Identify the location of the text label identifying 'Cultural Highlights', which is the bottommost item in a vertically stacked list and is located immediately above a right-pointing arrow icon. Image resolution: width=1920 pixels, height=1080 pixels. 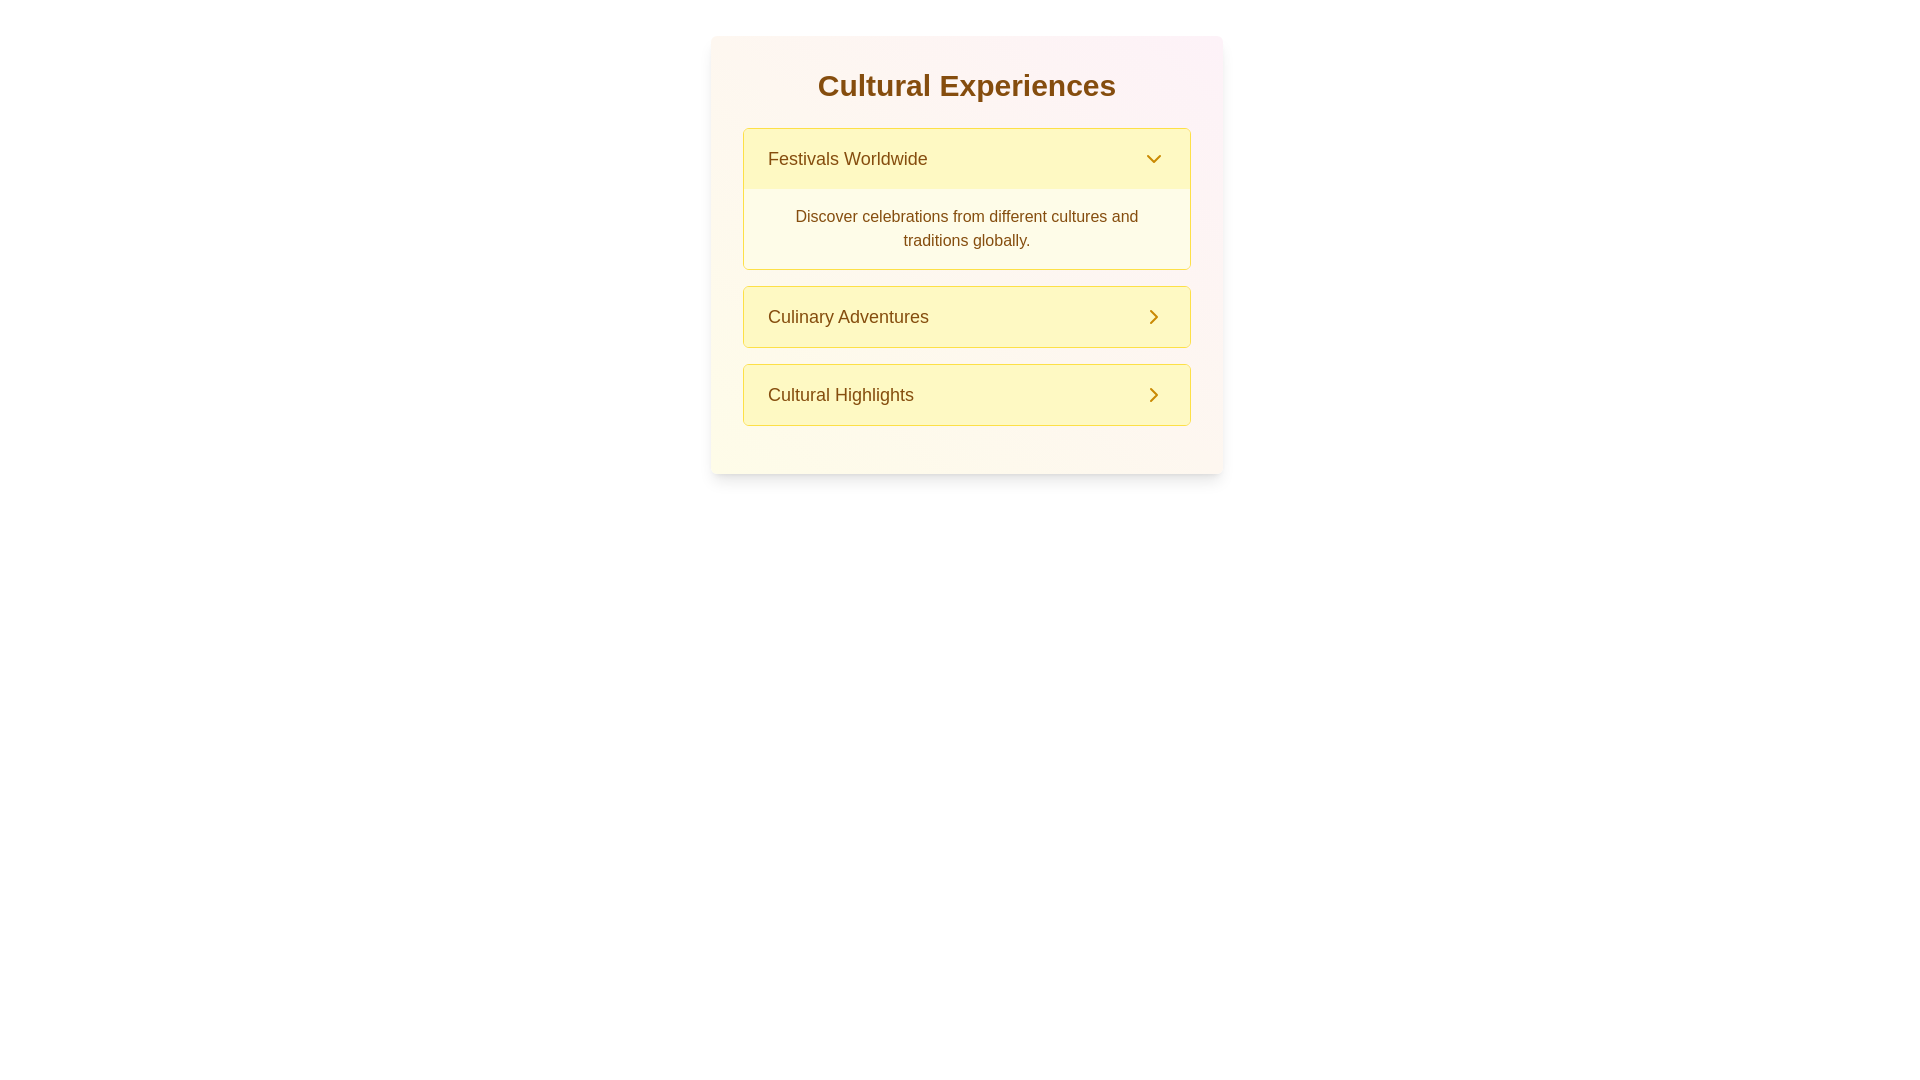
(840, 394).